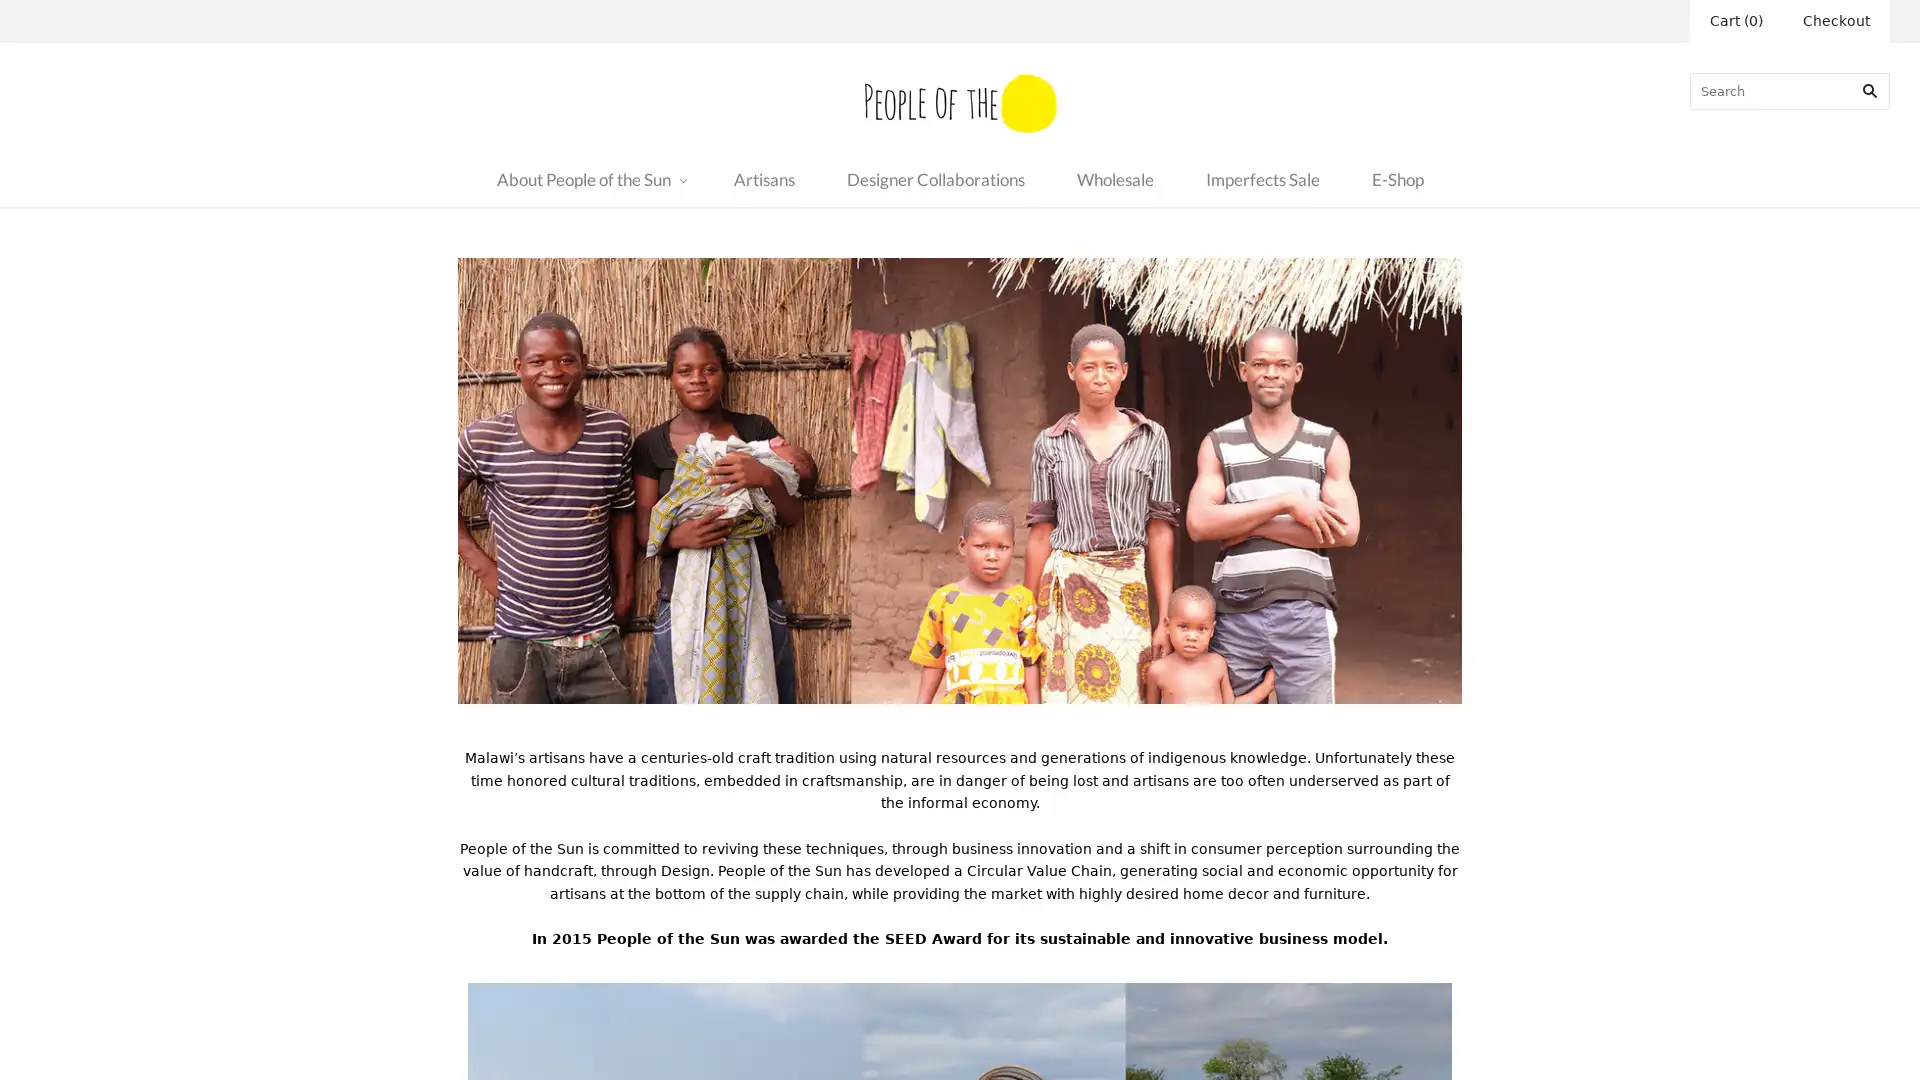 The image size is (1920, 1080). Describe the element at coordinates (1869, 90) in the screenshot. I see `Search` at that location.